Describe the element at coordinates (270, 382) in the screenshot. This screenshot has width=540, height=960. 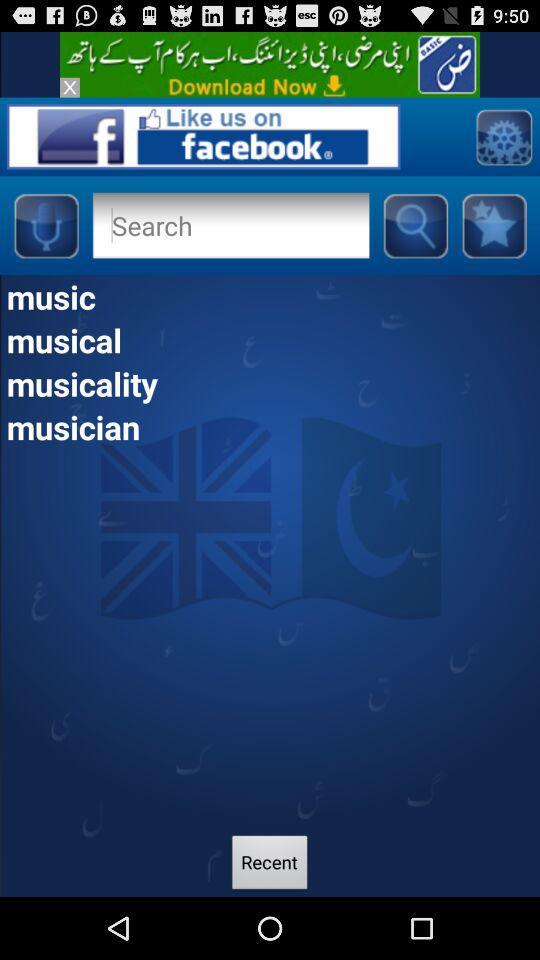
I see `musicality icon` at that location.